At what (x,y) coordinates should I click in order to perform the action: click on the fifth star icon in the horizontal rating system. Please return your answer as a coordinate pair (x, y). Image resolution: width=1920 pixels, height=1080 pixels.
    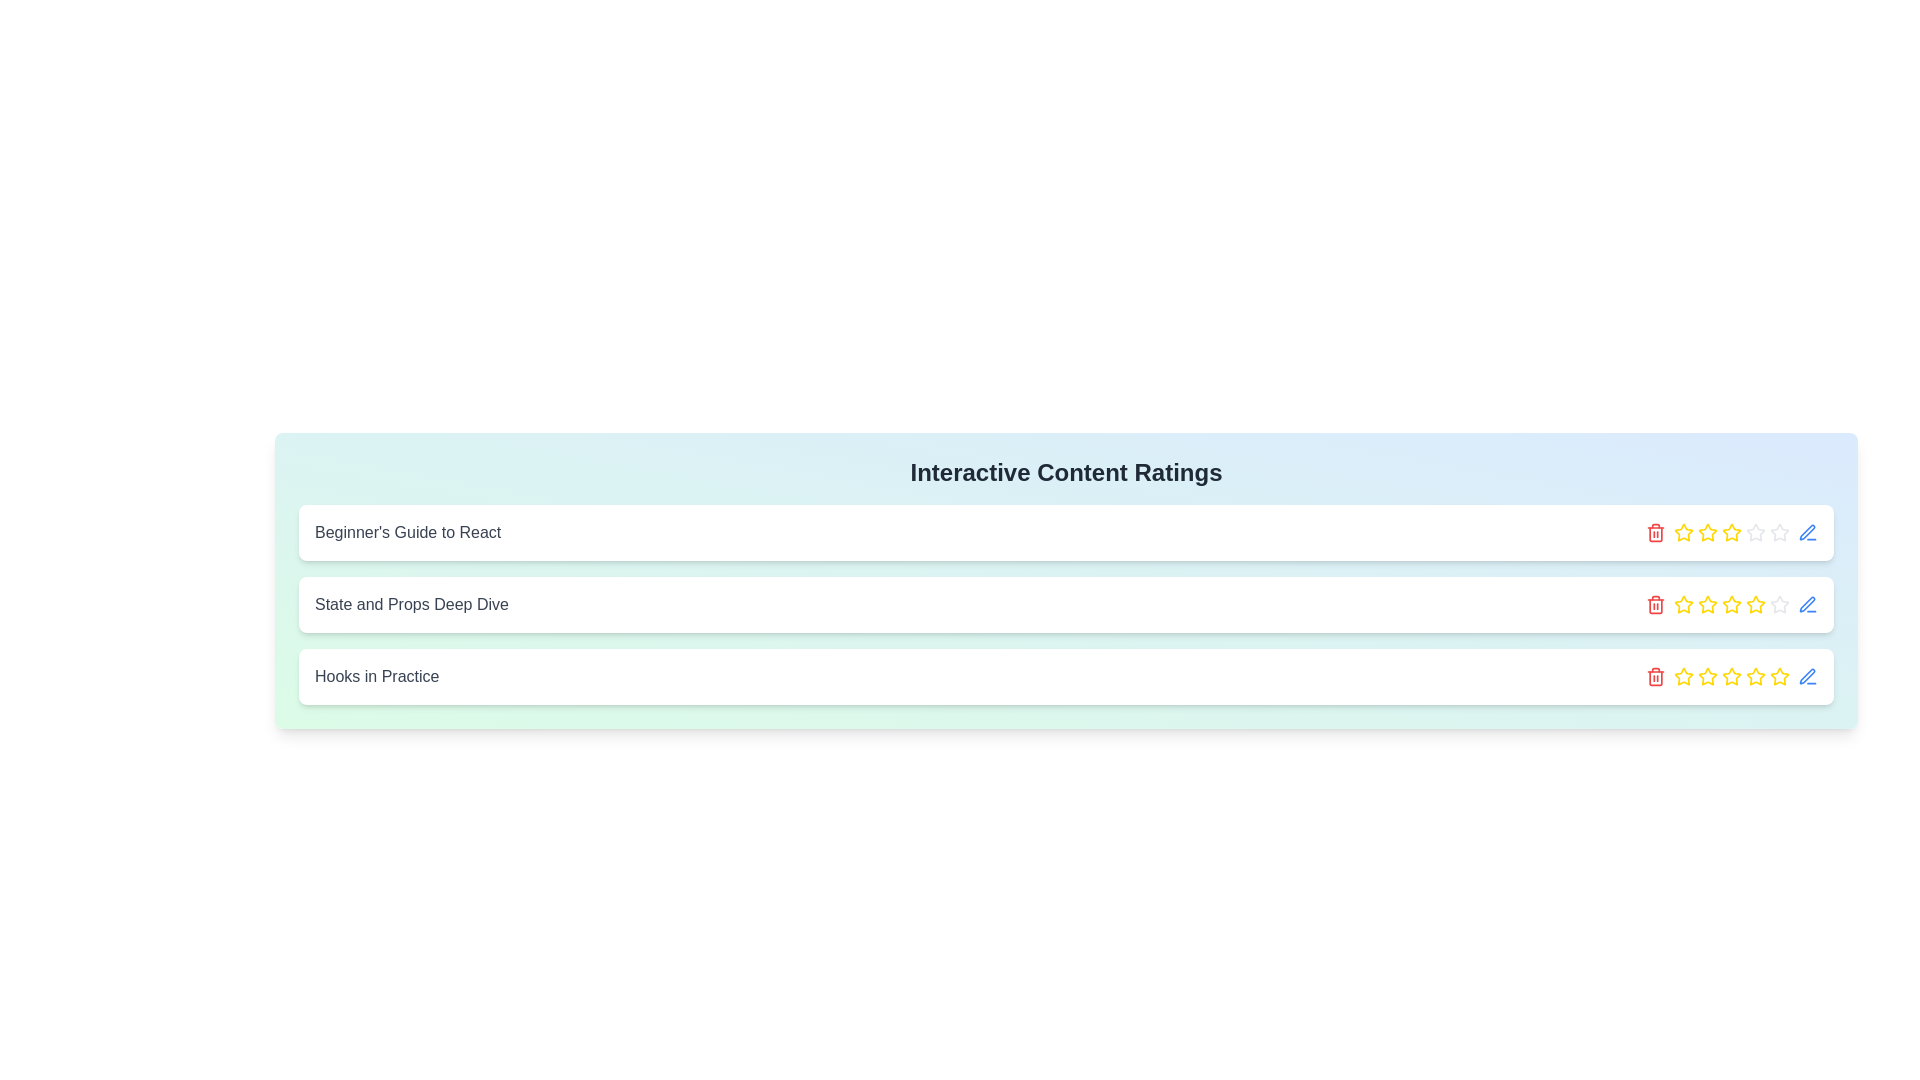
    Looking at the image, I should click on (1755, 604).